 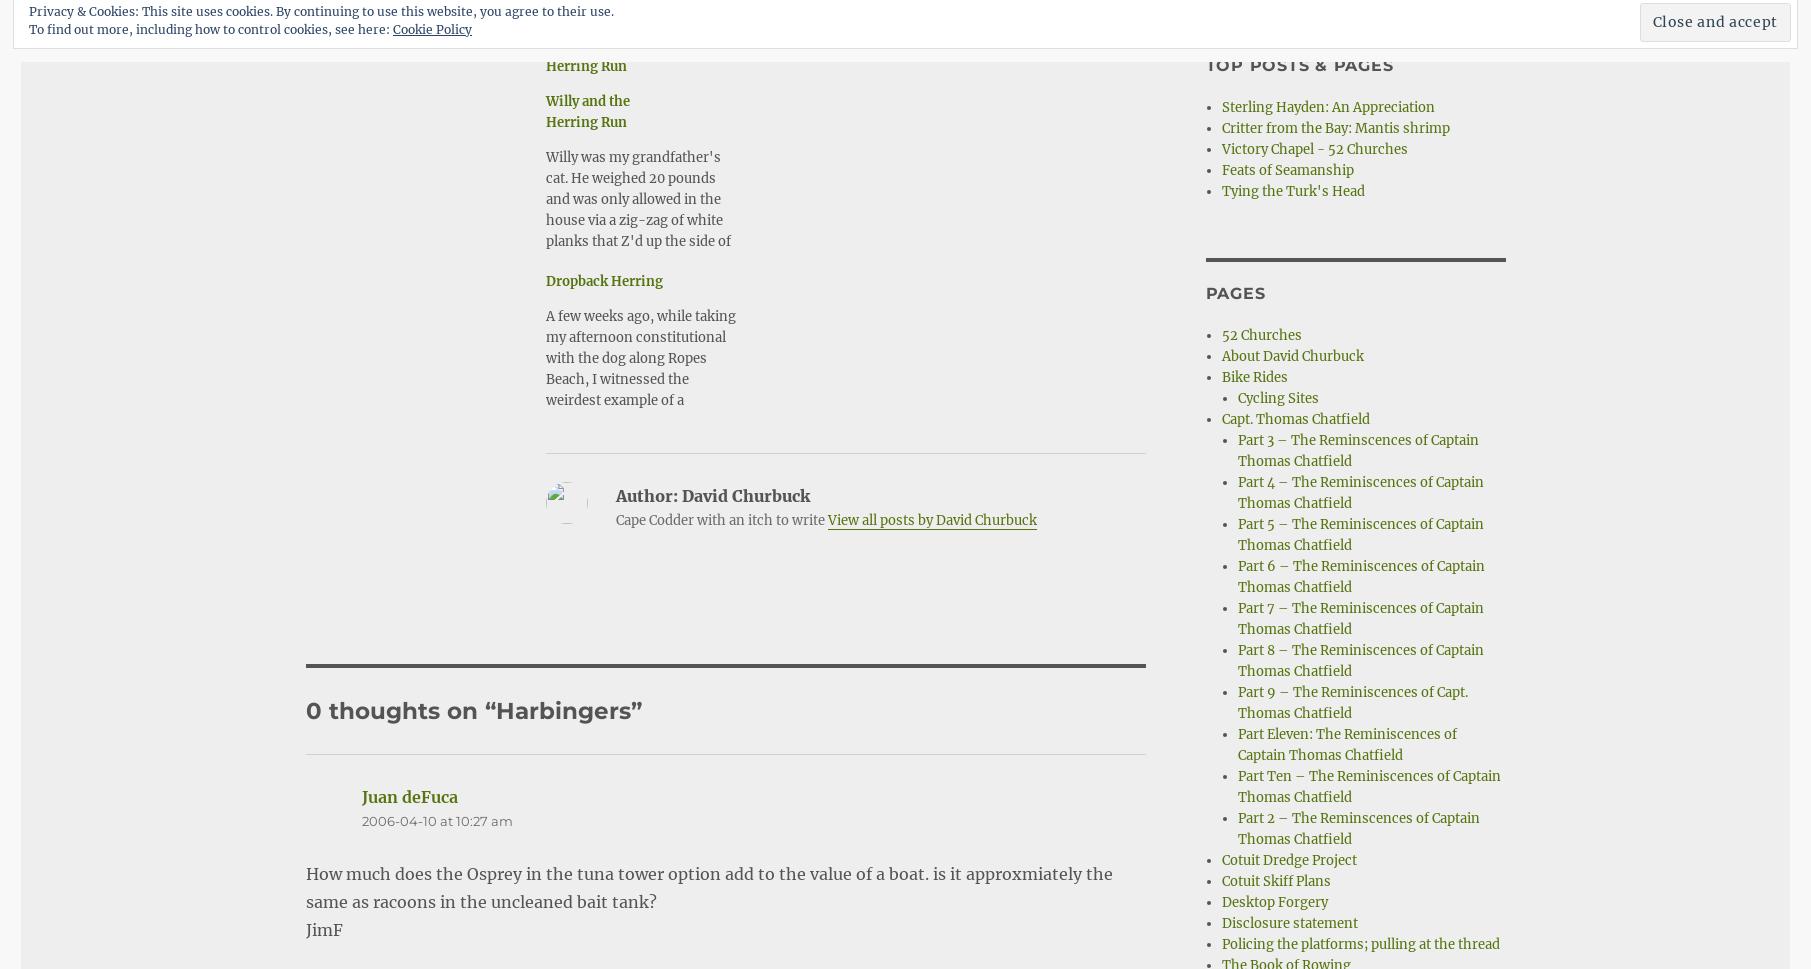 What do you see at coordinates (1220, 943) in the screenshot?
I see `'Policing the platforms; pulling at the thread'` at bounding box center [1220, 943].